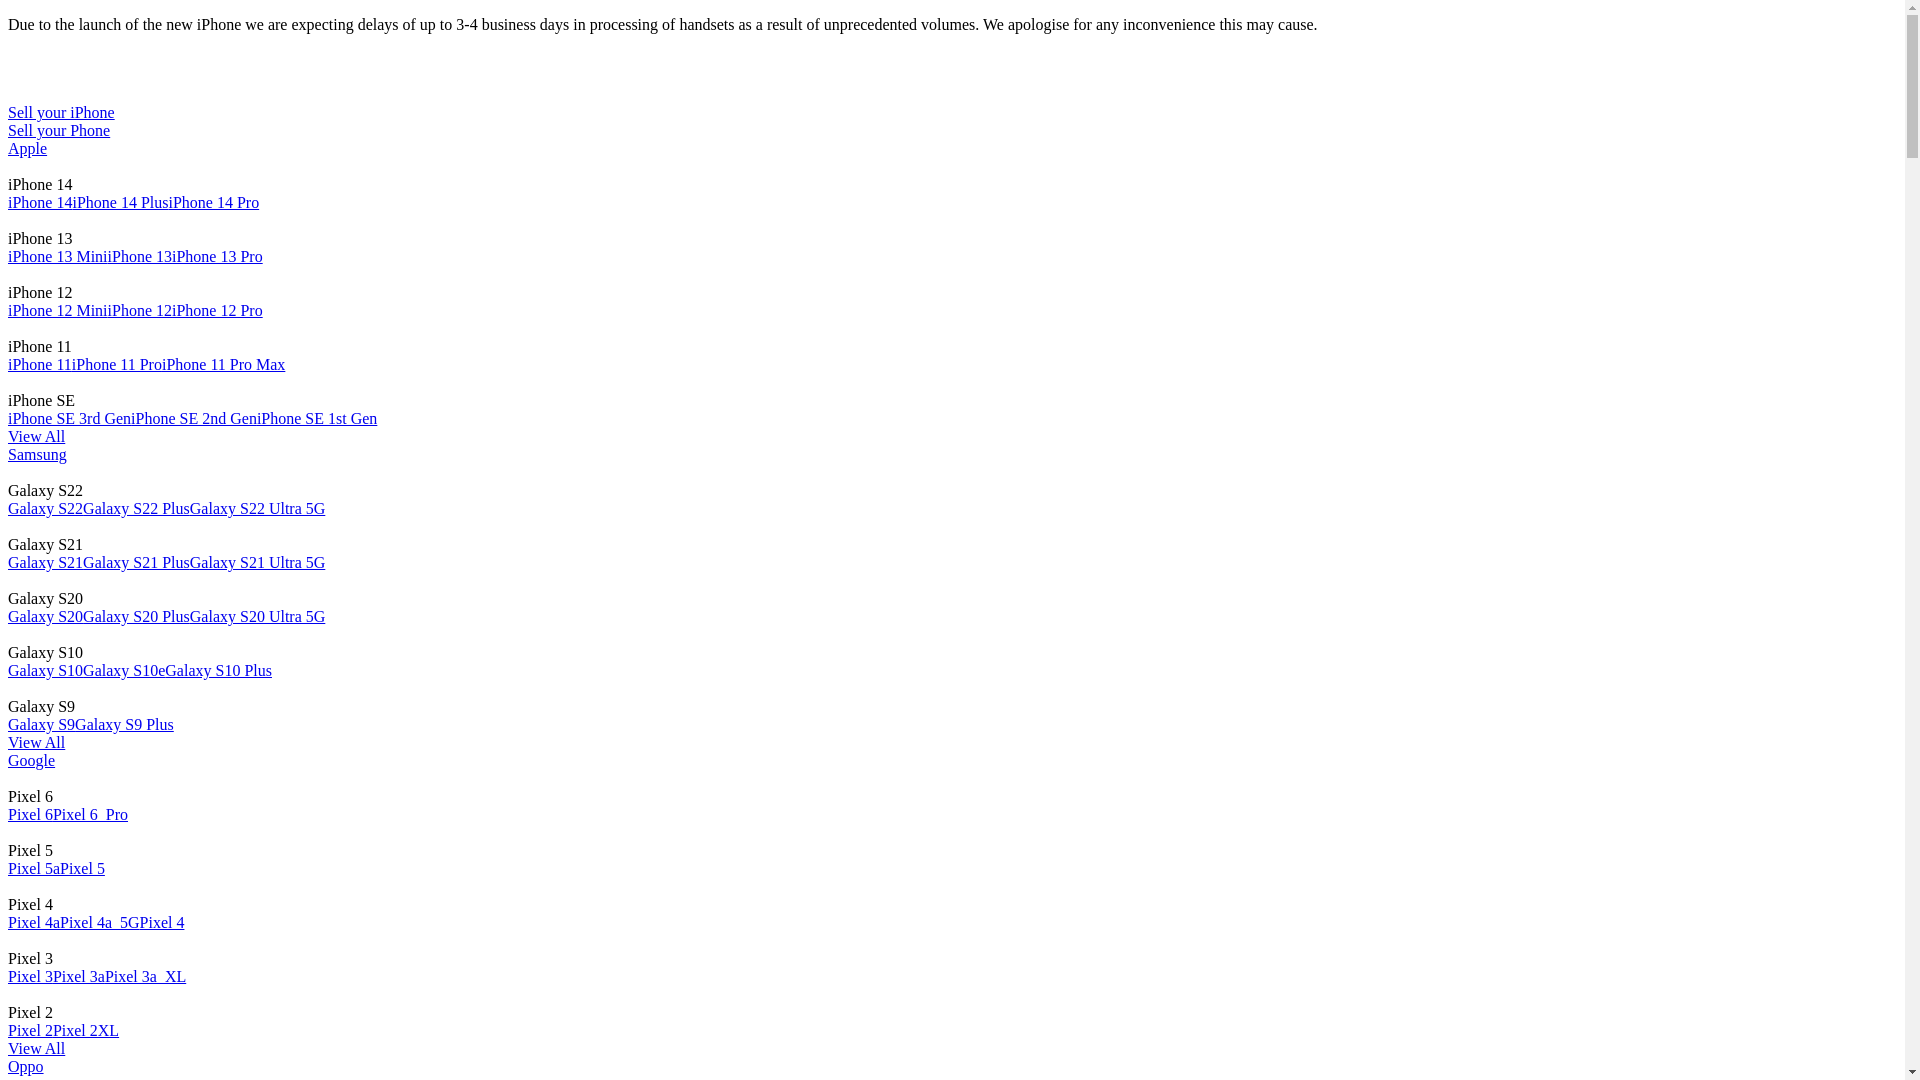  Describe the element at coordinates (36, 1047) in the screenshot. I see `'View All'` at that location.